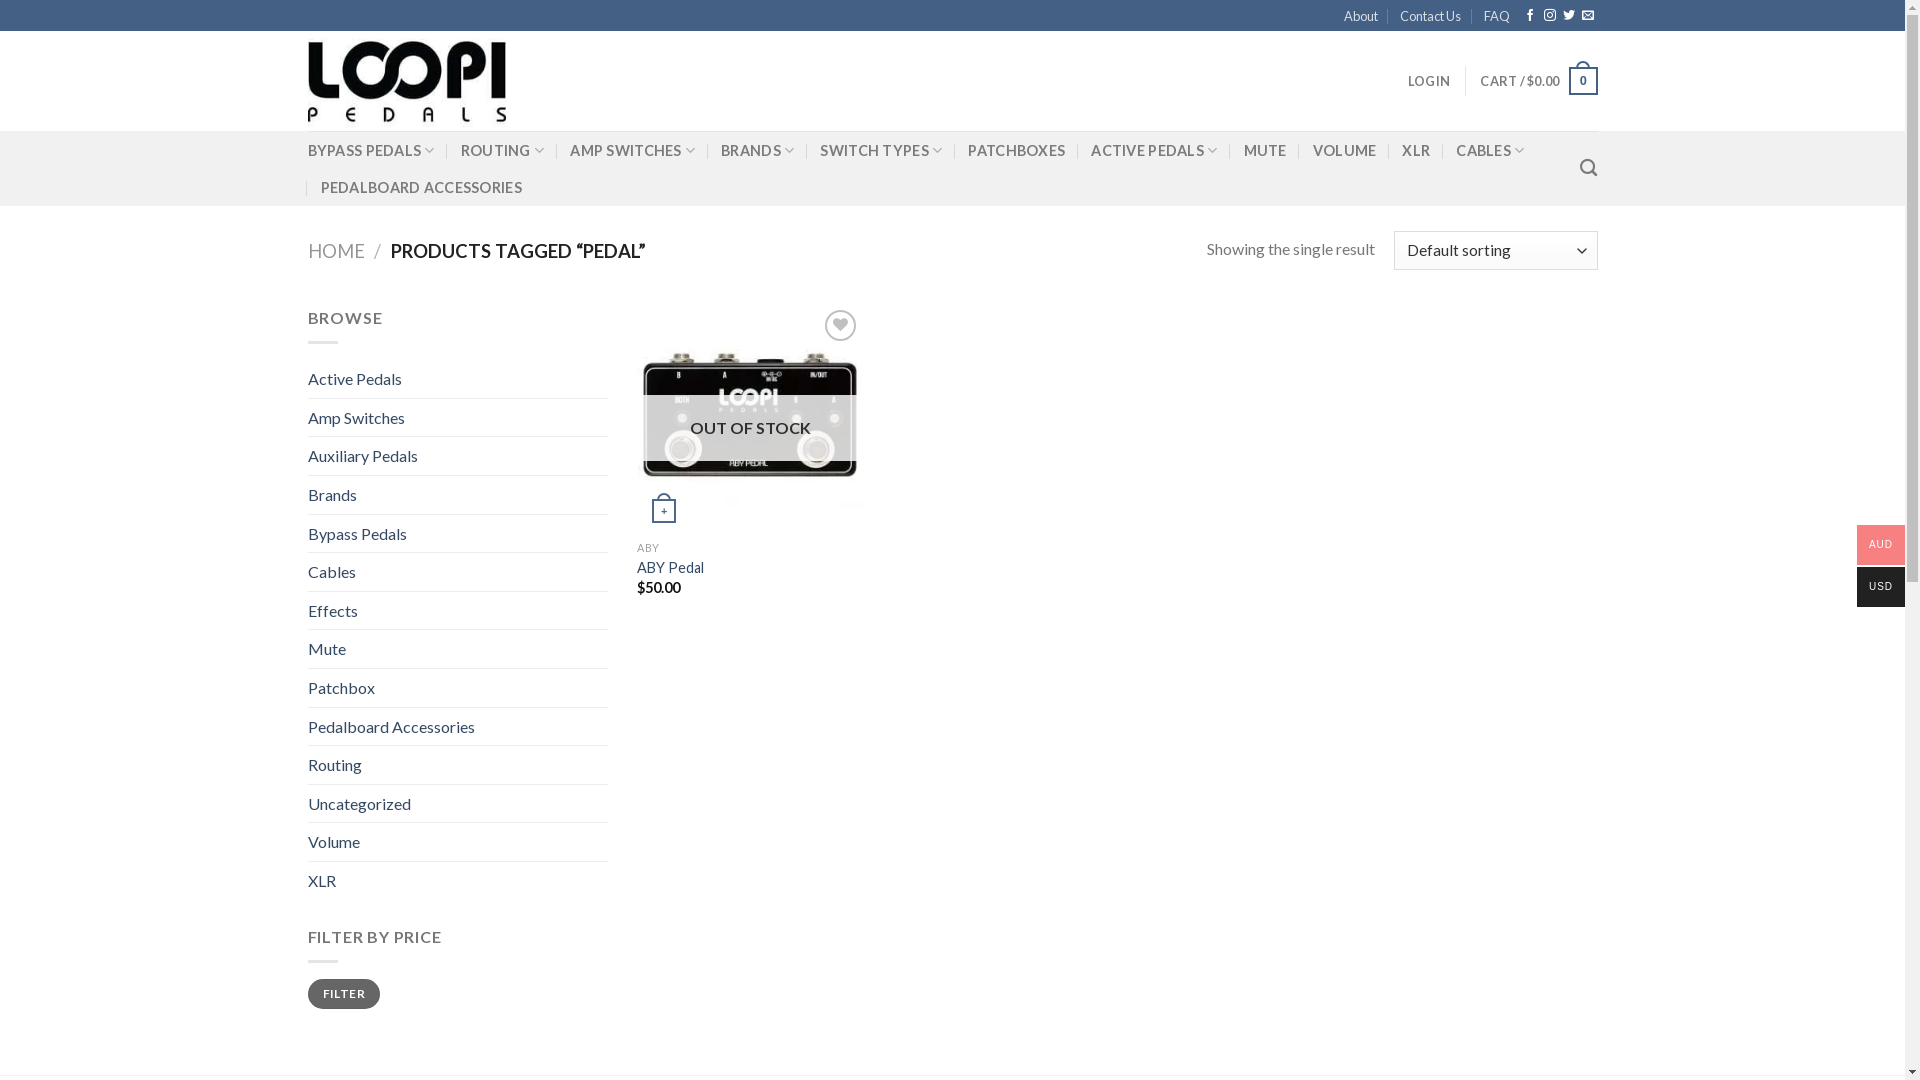  Describe the element at coordinates (756, 149) in the screenshot. I see `'BRANDS'` at that location.